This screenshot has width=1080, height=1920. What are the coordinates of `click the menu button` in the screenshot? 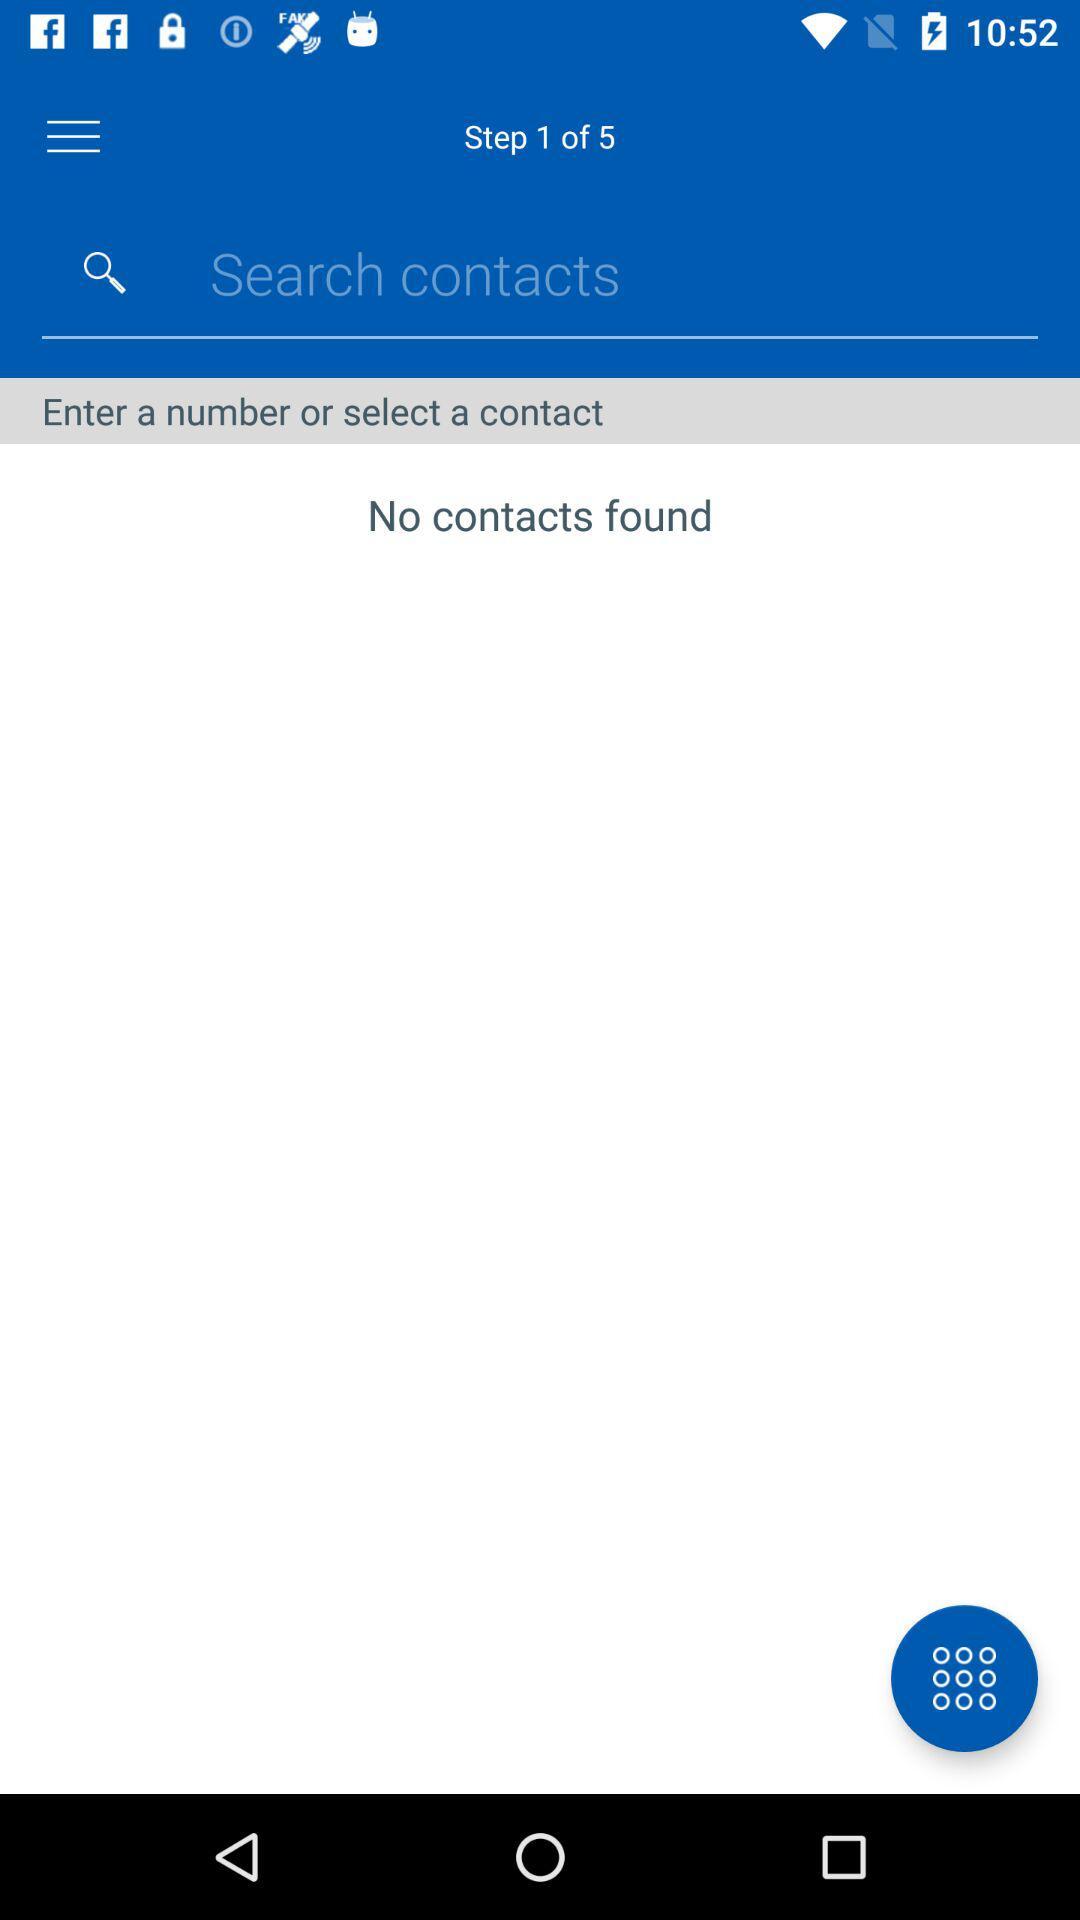 It's located at (72, 135).